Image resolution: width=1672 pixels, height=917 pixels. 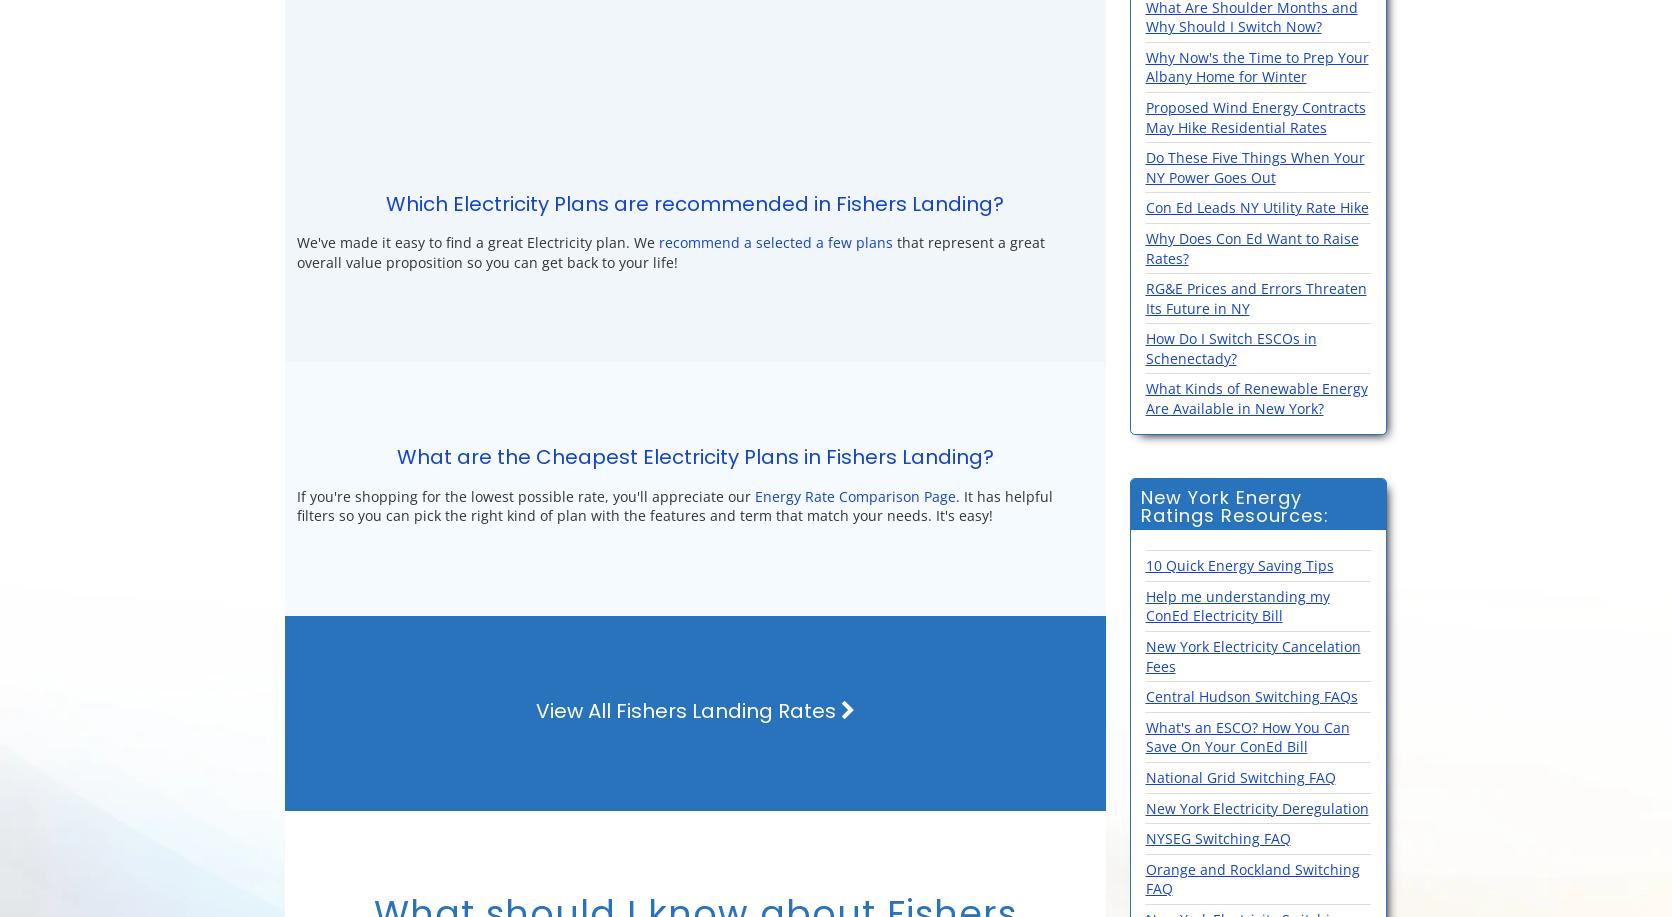 I want to click on 'Central Hudson Switching FAQs', so click(x=1249, y=696).